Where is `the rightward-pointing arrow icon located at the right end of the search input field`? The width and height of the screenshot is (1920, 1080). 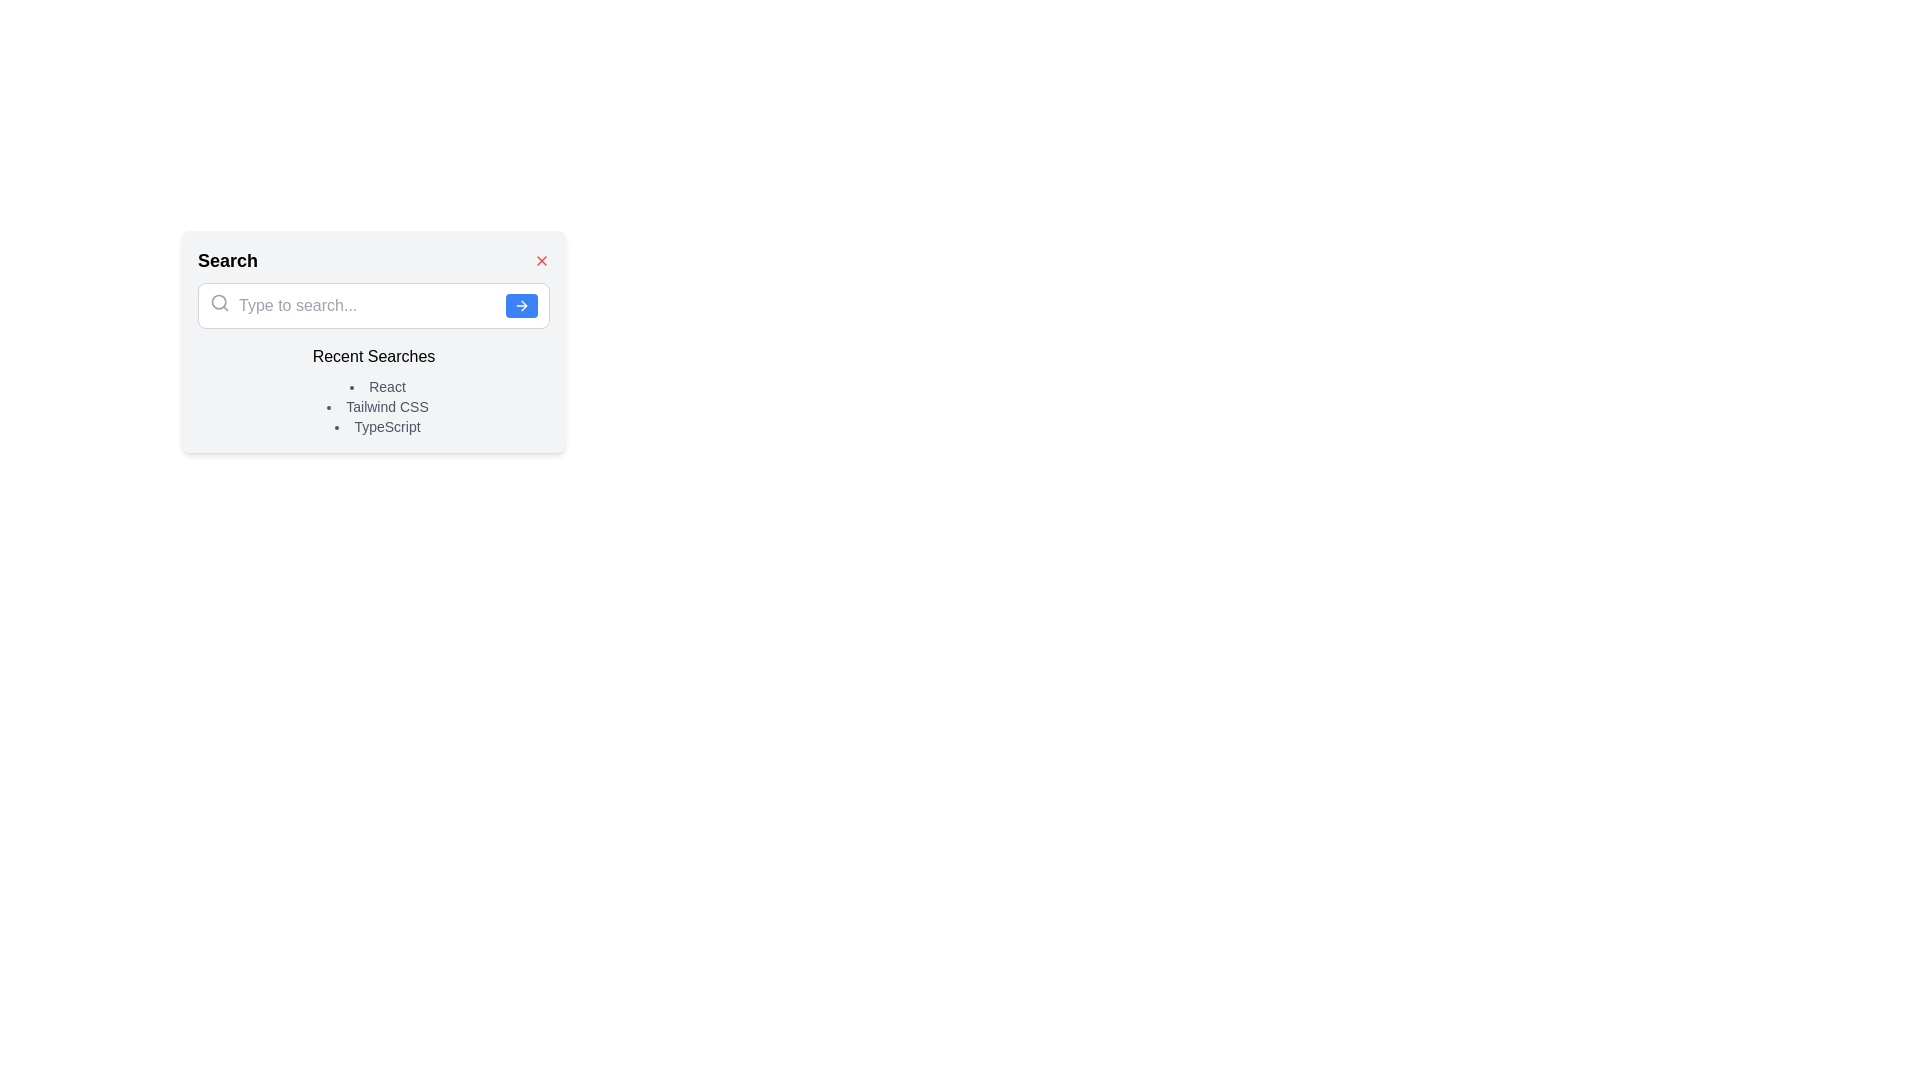 the rightward-pointing arrow icon located at the right end of the search input field is located at coordinates (522, 305).